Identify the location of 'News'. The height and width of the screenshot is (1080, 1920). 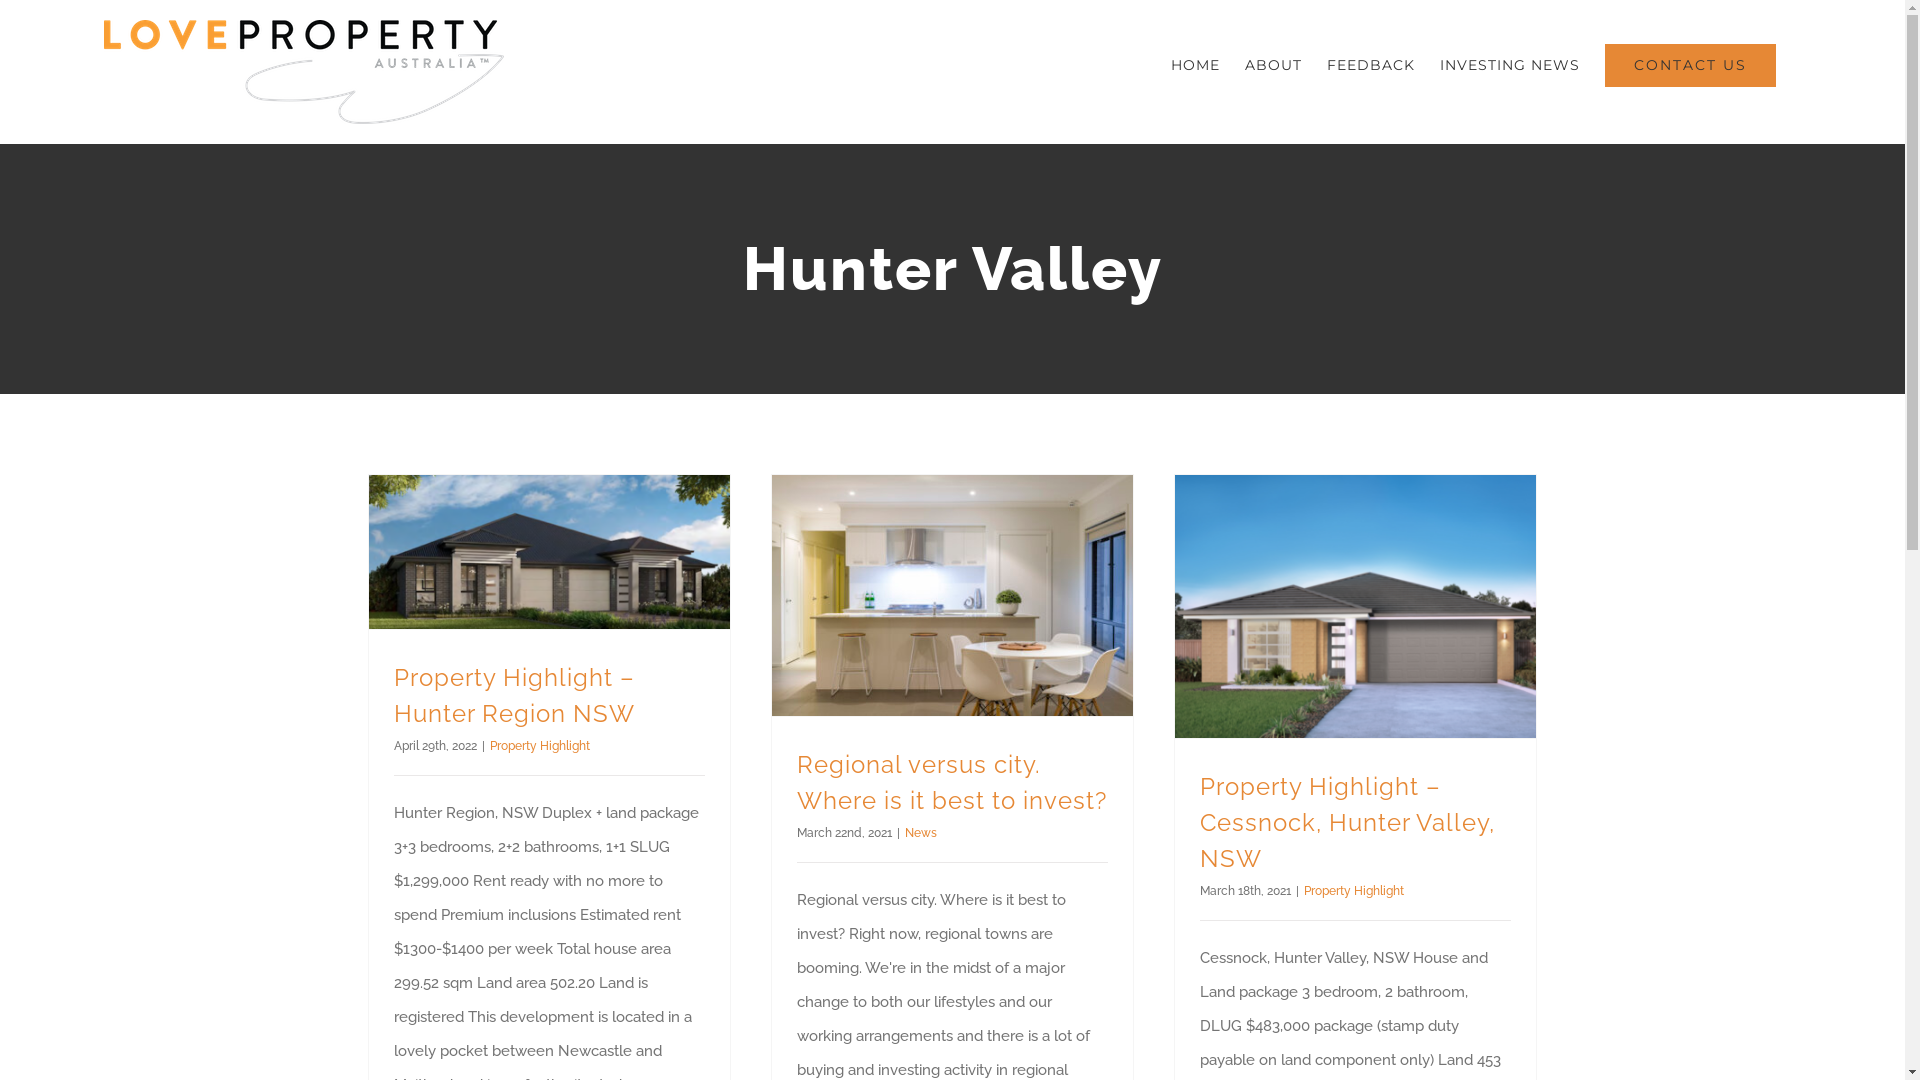
(919, 833).